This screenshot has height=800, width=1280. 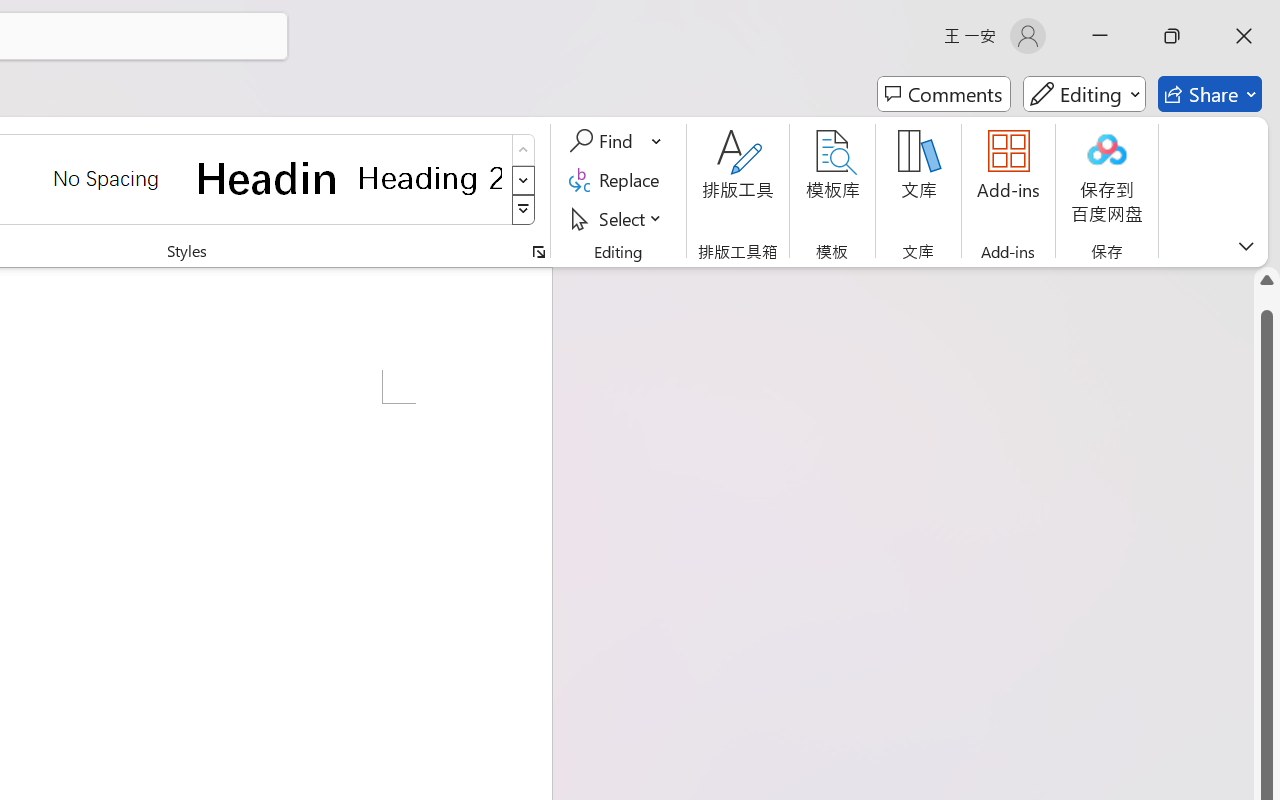 What do you see at coordinates (267, 177) in the screenshot?
I see `'Heading 1'` at bounding box center [267, 177].